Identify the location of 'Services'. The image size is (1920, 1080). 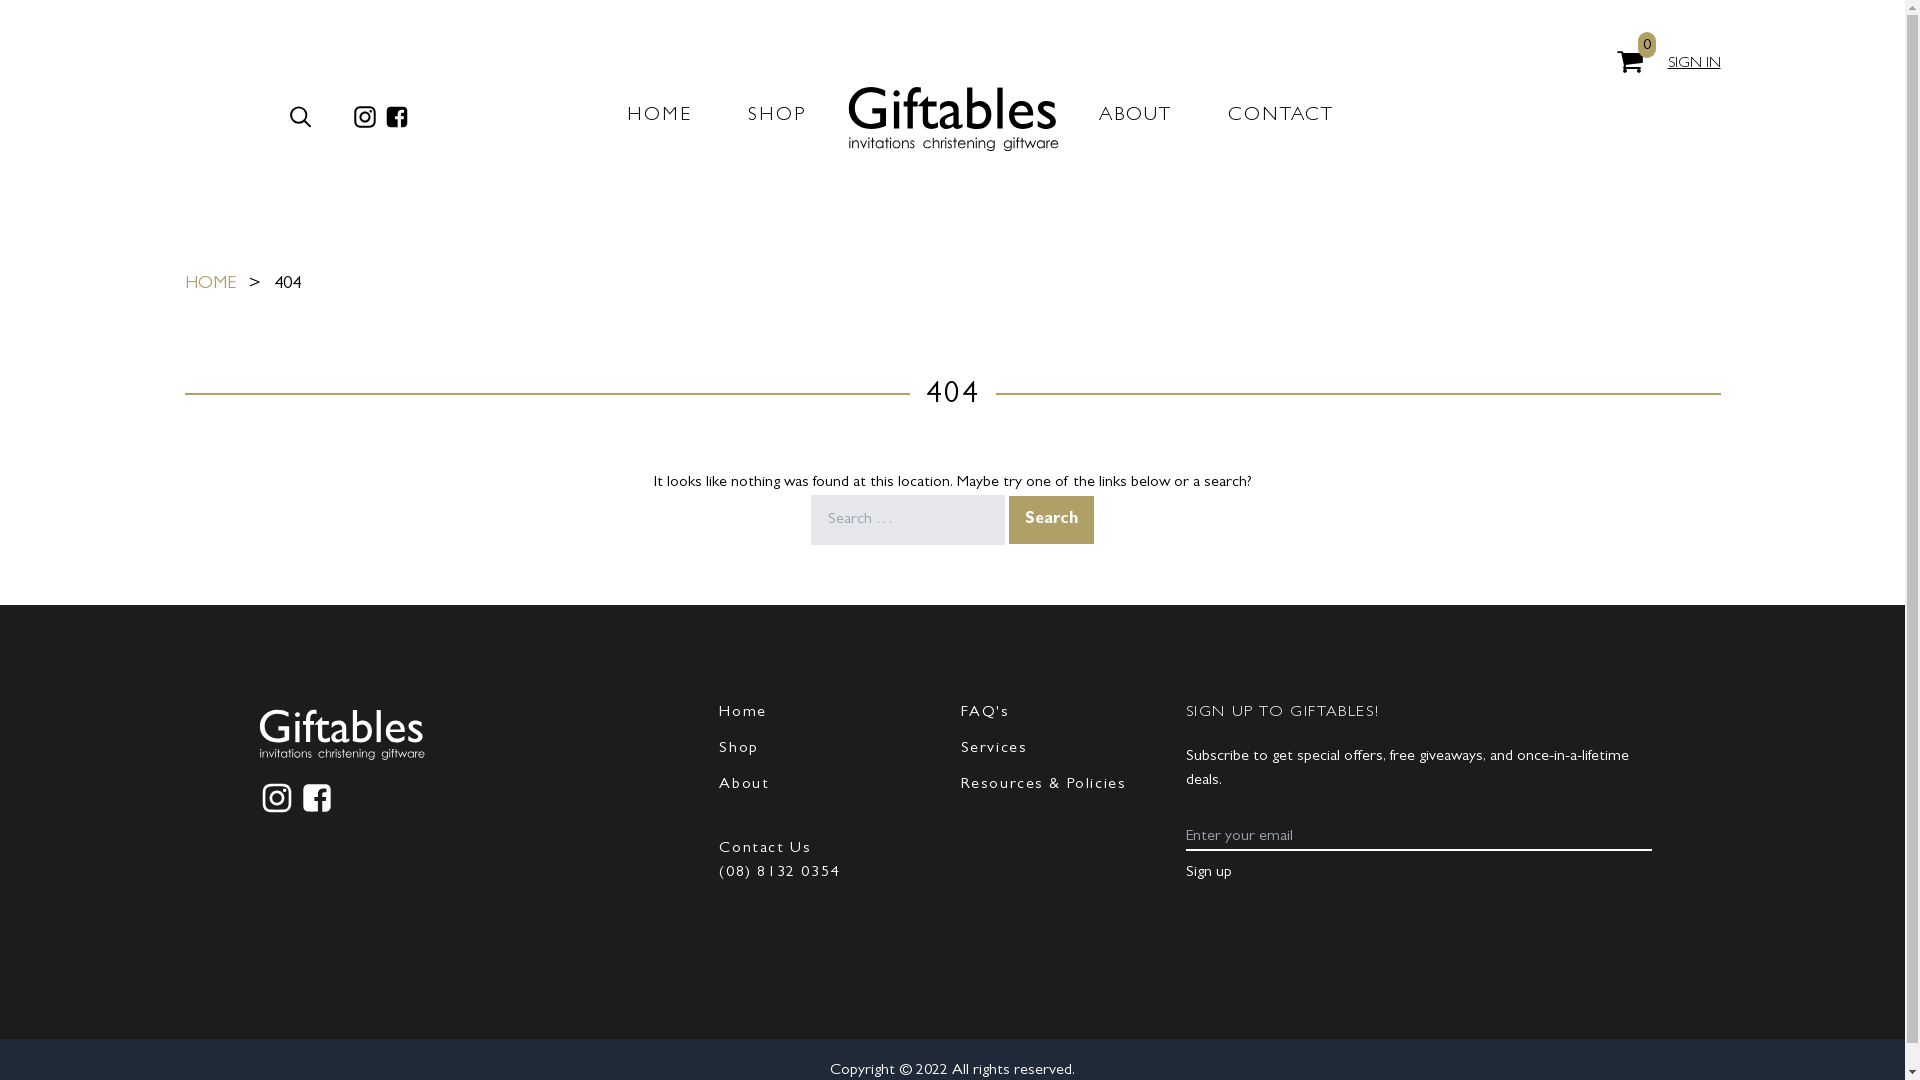
(993, 748).